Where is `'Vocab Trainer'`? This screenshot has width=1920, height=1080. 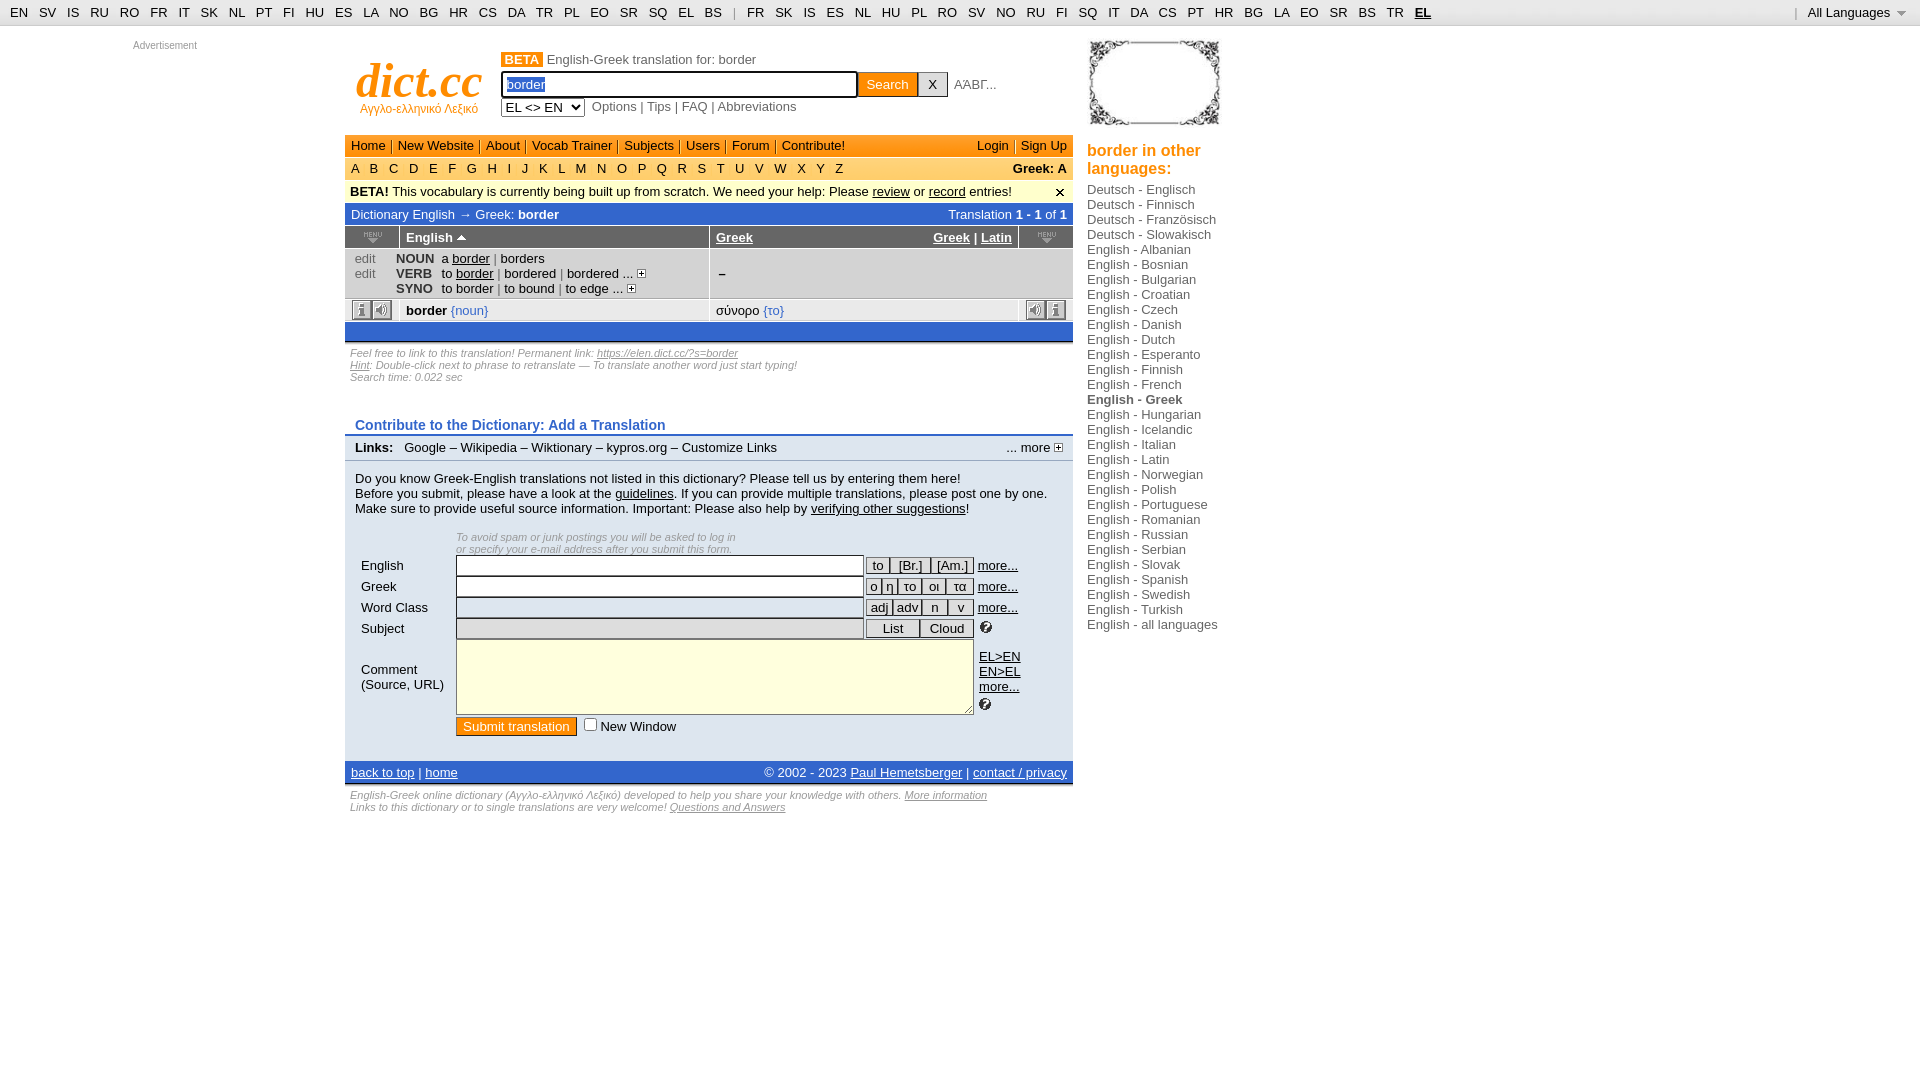 'Vocab Trainer' is located at coordinates (570, 144).